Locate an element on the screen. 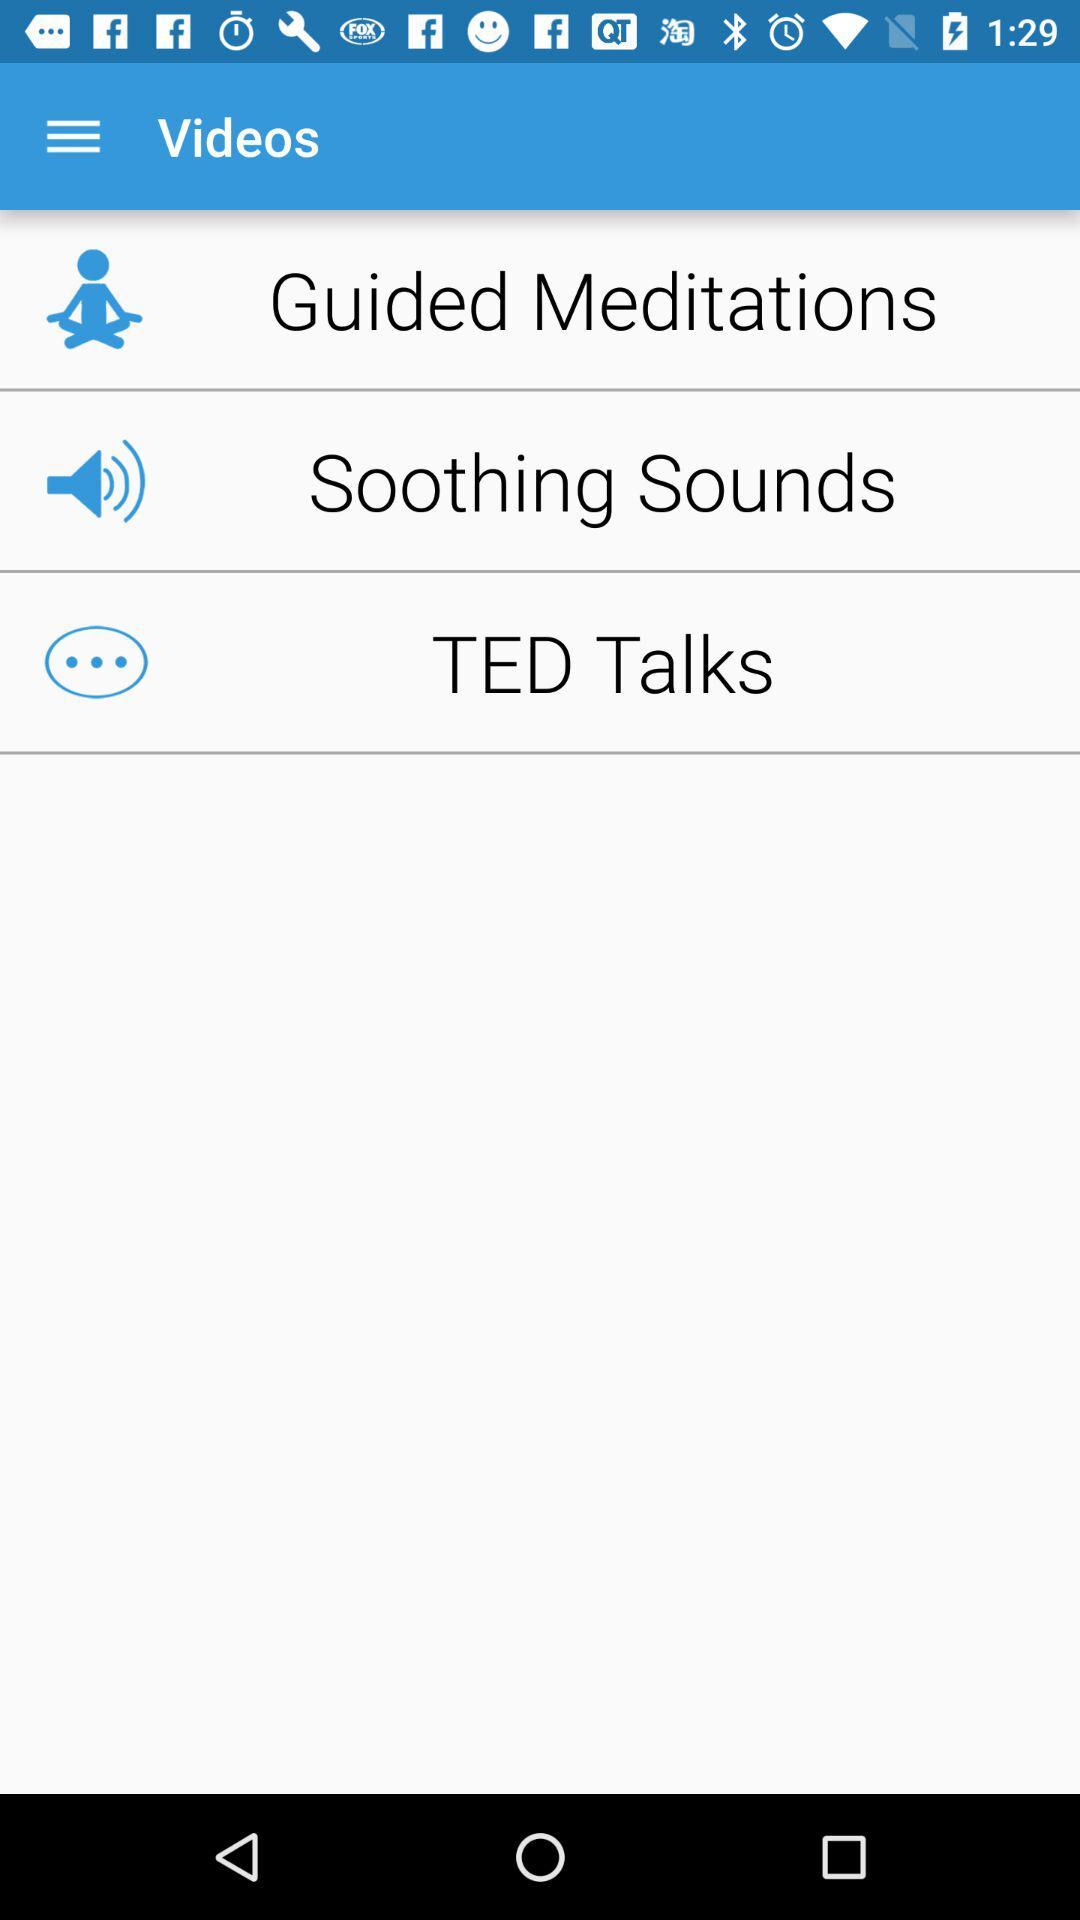 The height and width of the screenshot is (1920, 1080). guided meditations is located at coordinates (540, 298).